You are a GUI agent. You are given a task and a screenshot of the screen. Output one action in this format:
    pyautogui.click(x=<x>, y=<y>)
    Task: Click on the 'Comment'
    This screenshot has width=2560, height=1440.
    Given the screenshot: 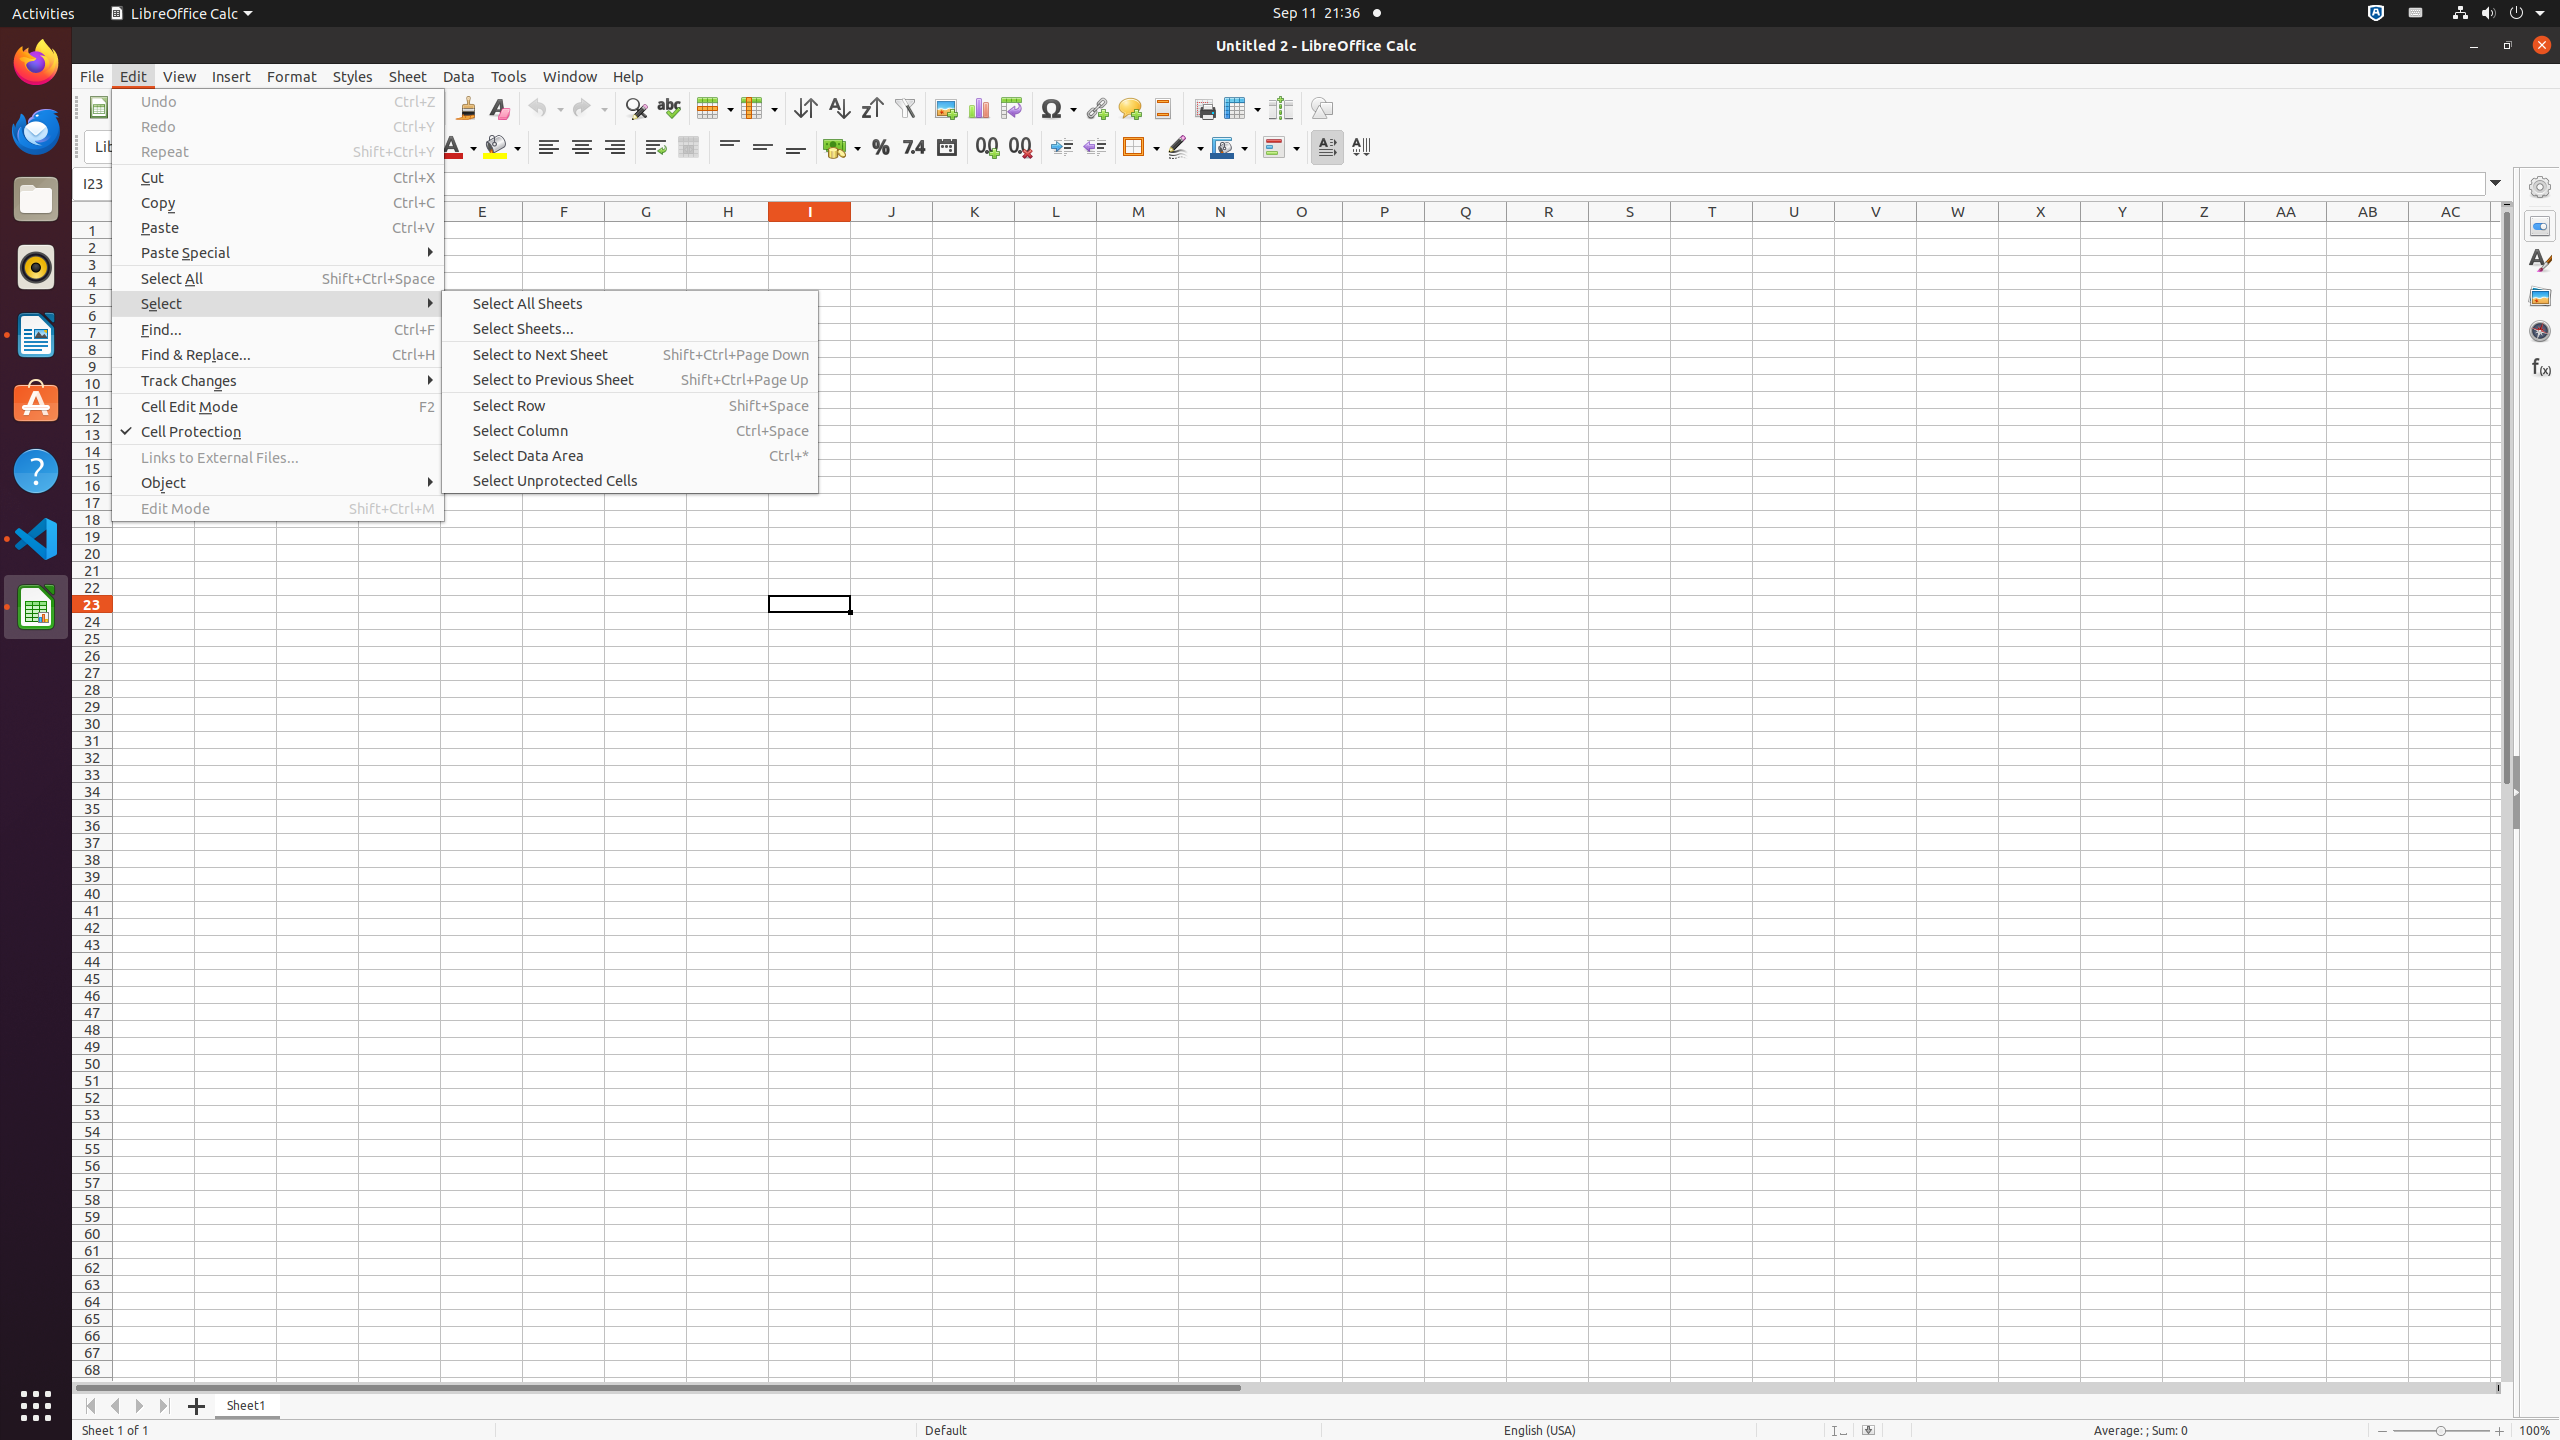 What is the action you would take?
    pyautogui.click(x=1129, y=107)
    